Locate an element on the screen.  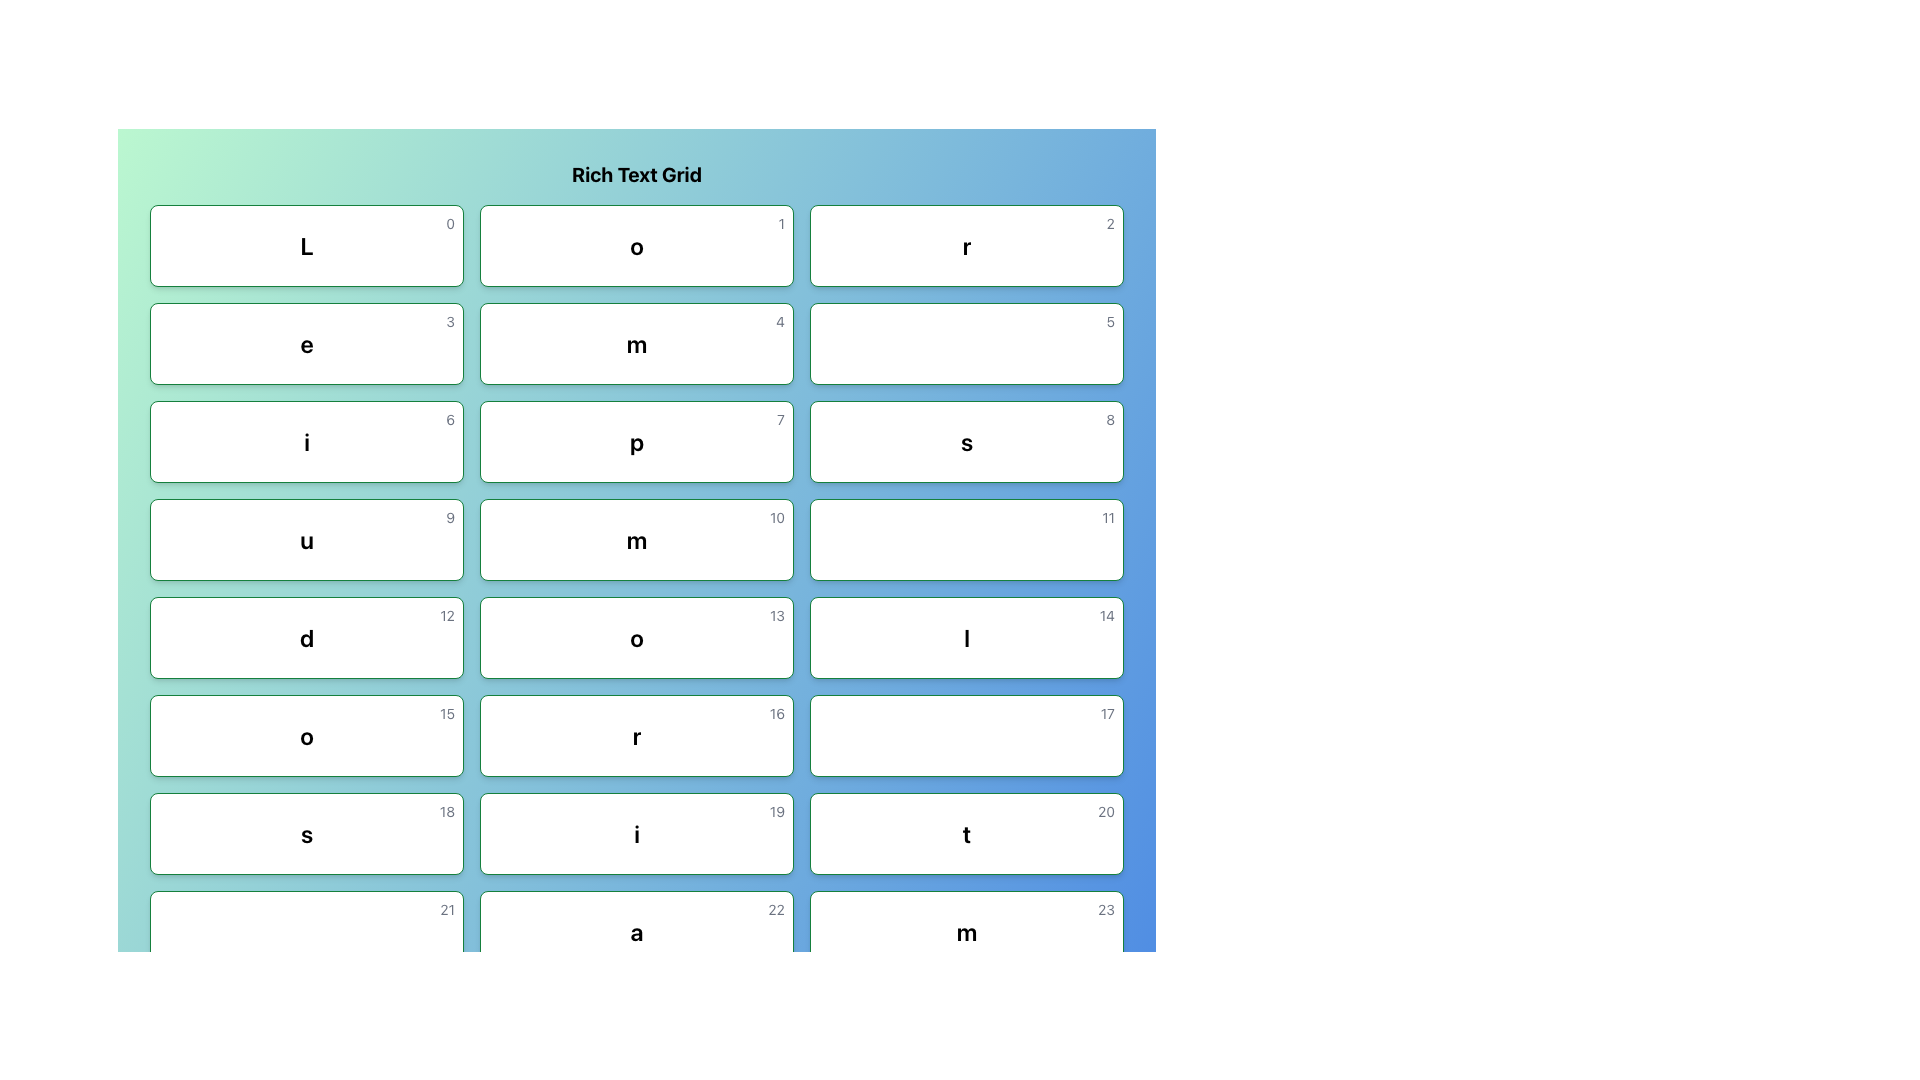
text displayed in the bold, centered heading element labeled 'Rich Text Grid' located at the top of the grid layout is located at coordinates (636, 173).